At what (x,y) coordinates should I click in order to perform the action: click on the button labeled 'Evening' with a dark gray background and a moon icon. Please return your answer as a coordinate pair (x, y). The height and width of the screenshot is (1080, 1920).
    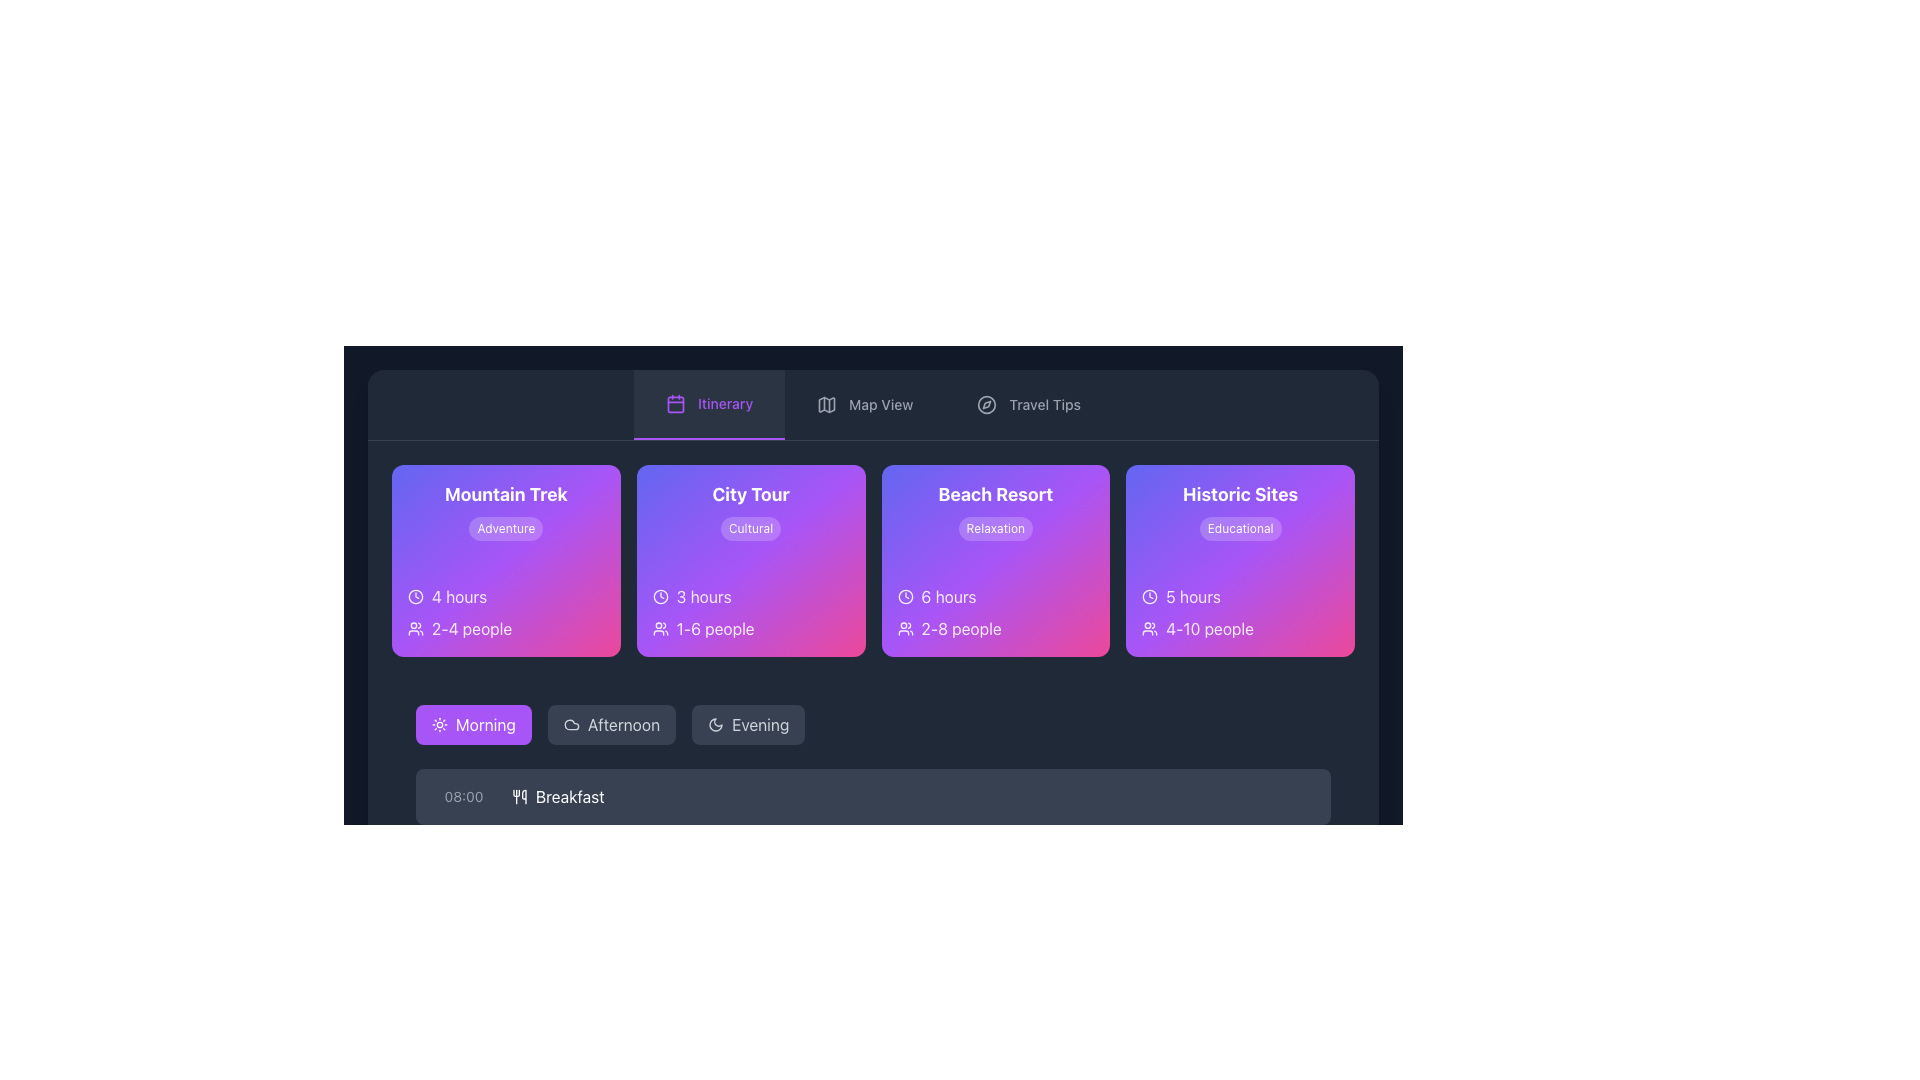
    Looking at the image, I should click on (747, 725).